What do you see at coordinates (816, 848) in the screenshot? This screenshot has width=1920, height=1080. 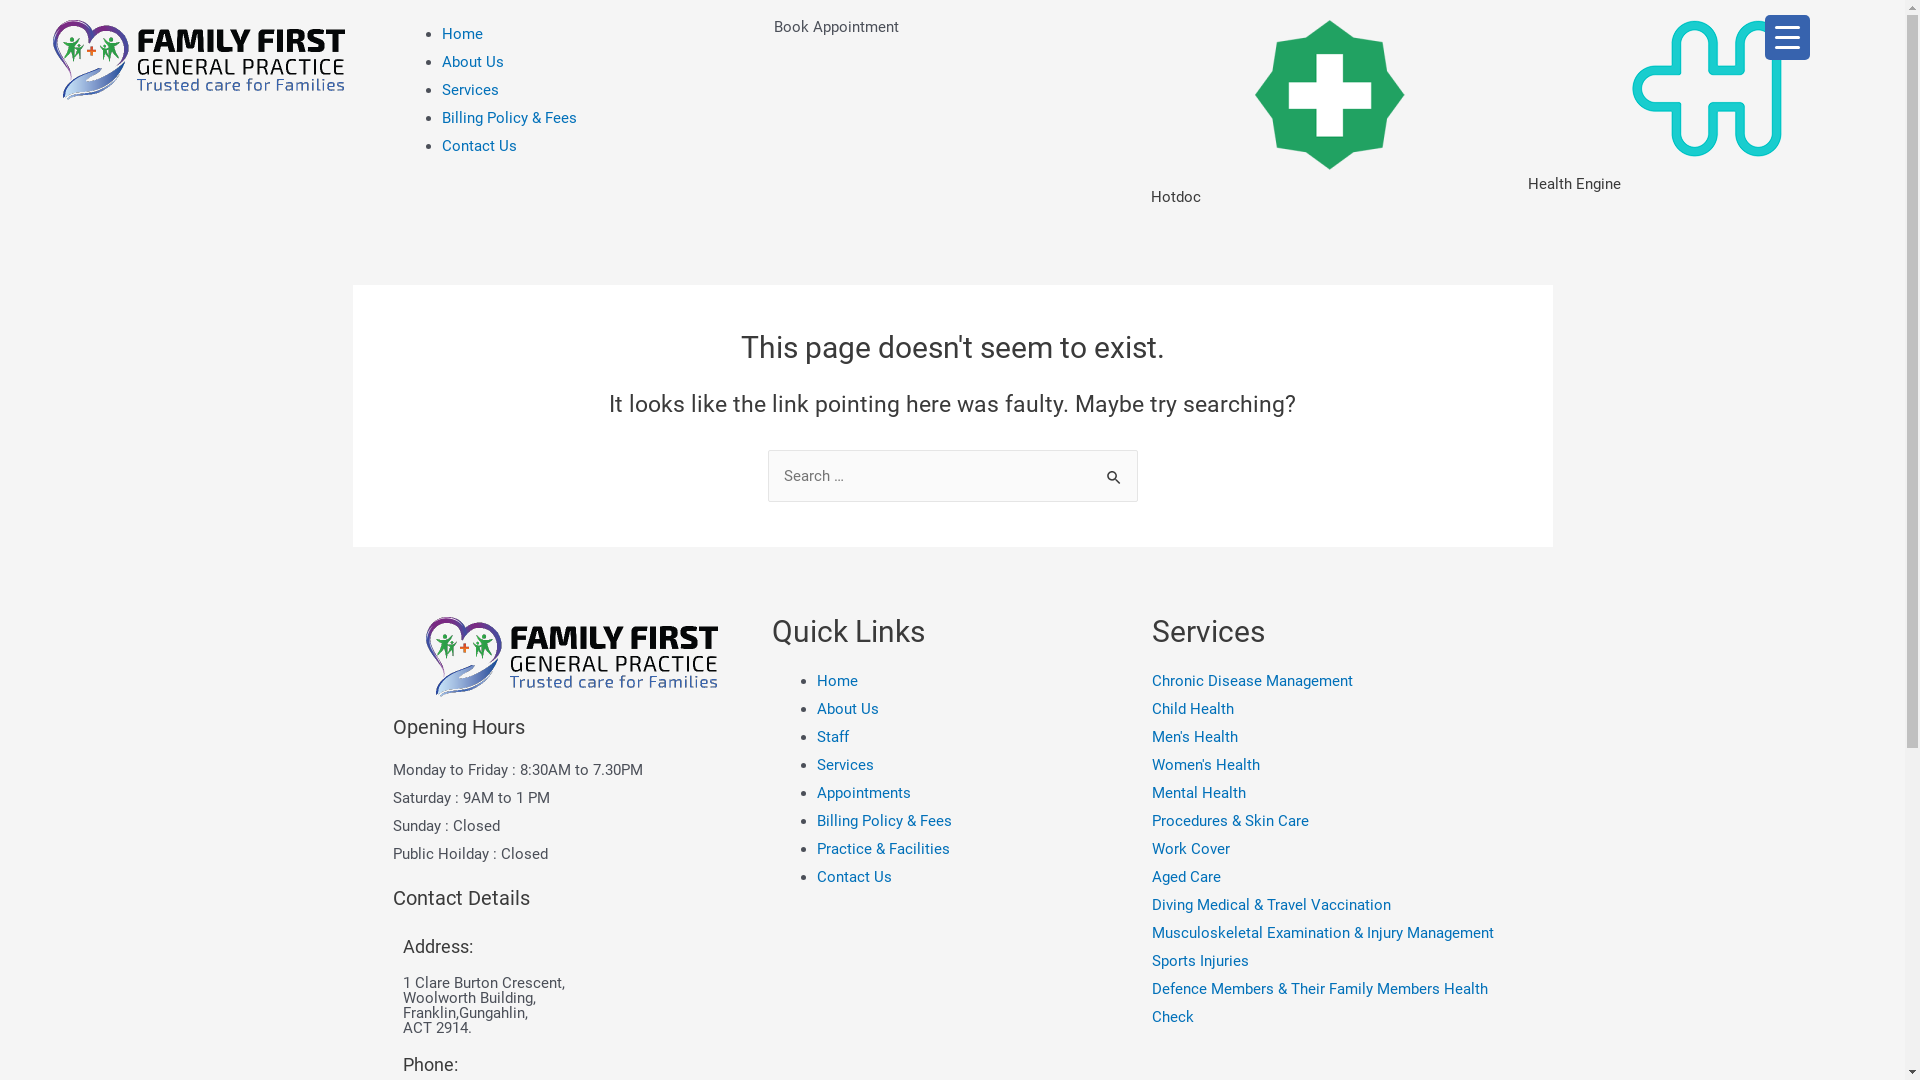 I see `'Practice & Facilities'` at bounding box center [816, 848].